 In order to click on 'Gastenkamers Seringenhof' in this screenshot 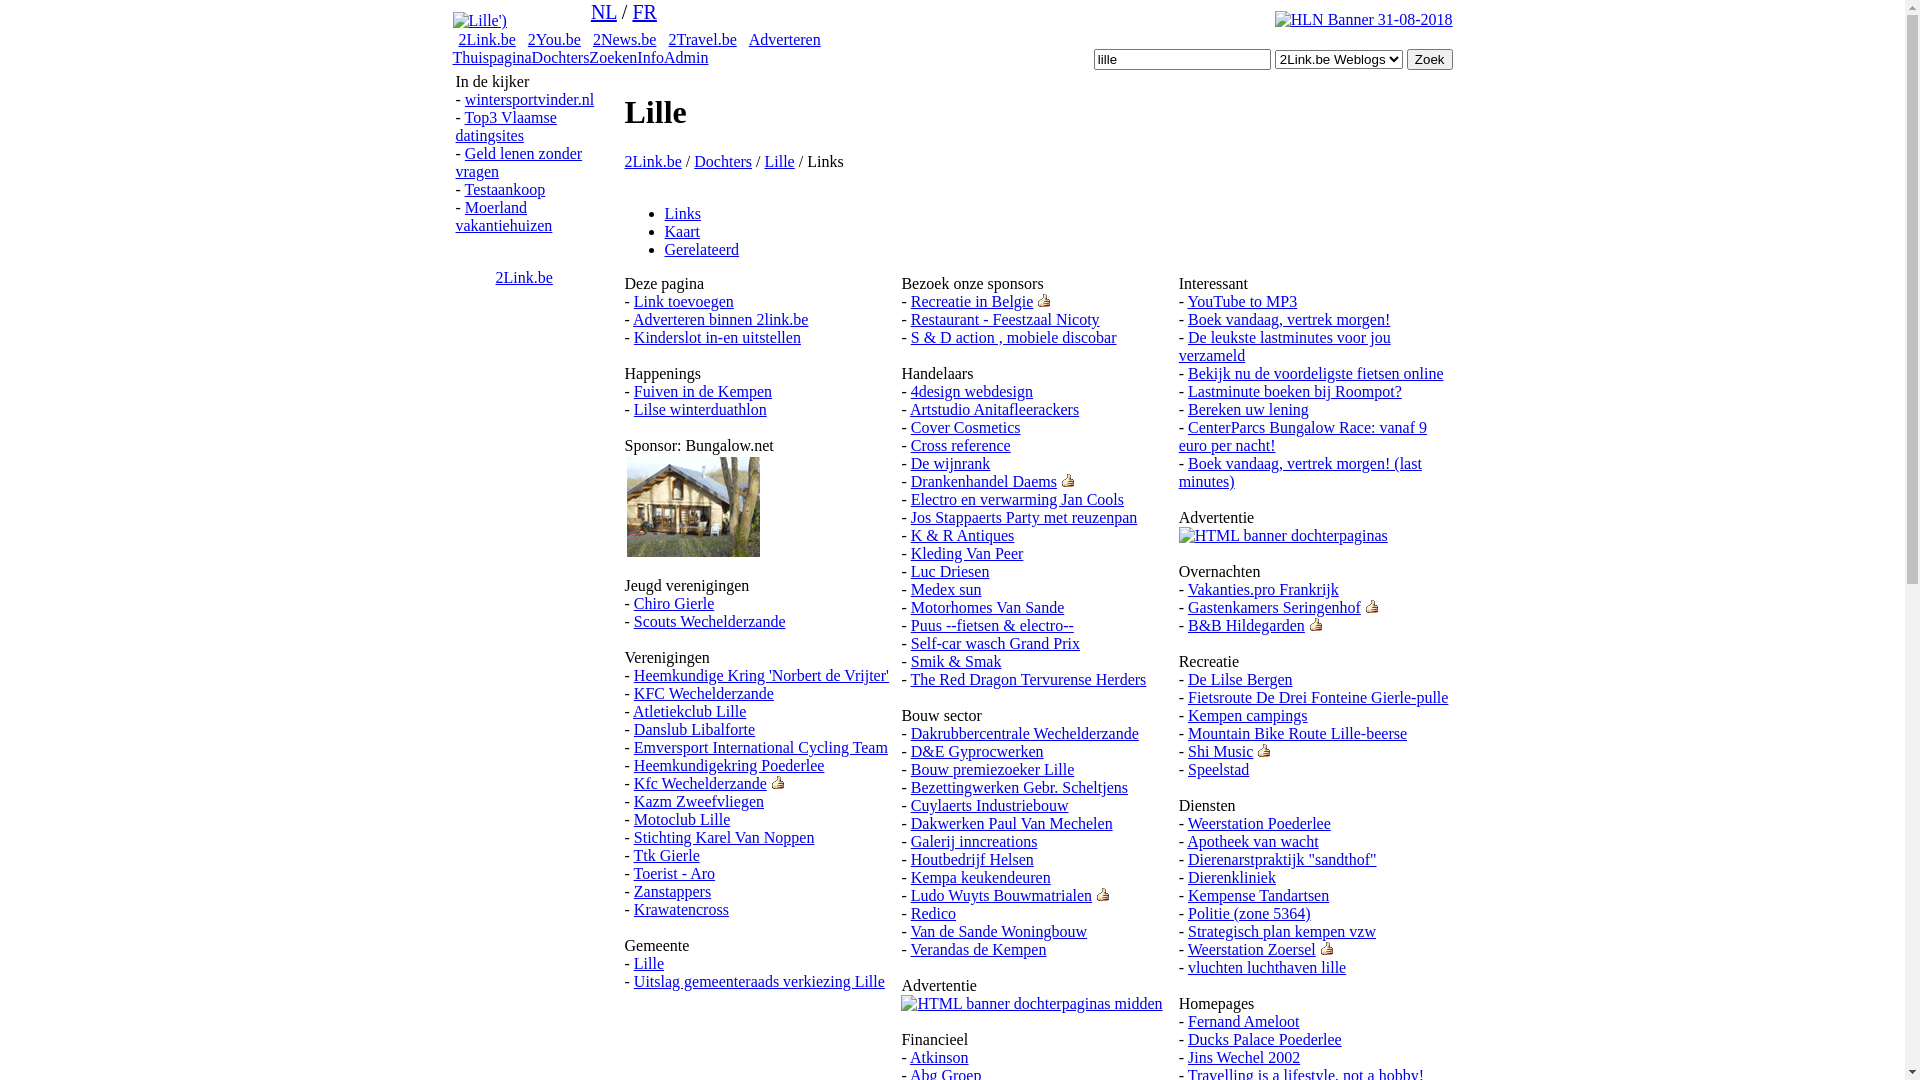, I will do `click(1273, 606)`.